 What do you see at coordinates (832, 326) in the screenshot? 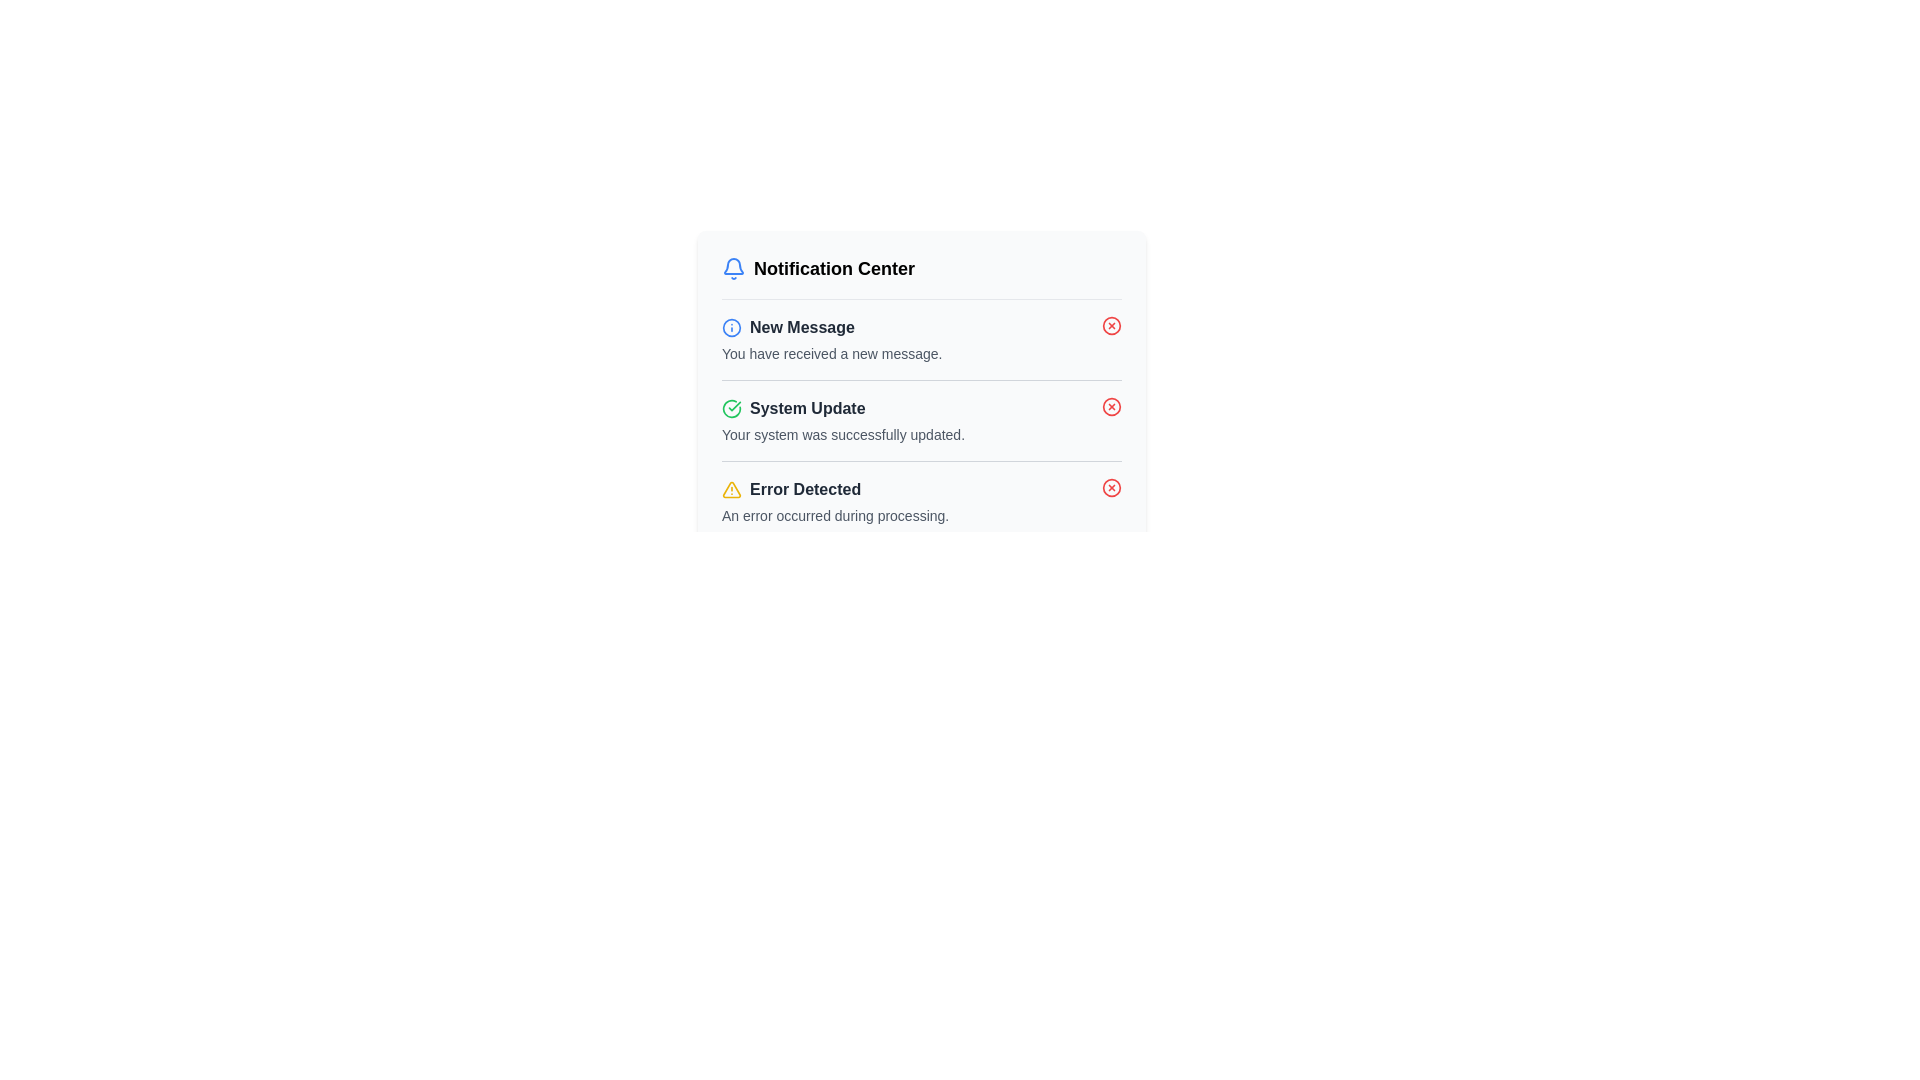
I see `text of the notification title label located in the notification center interface, positioned above the message indicating a new communication` at bounding box center [832, 326].